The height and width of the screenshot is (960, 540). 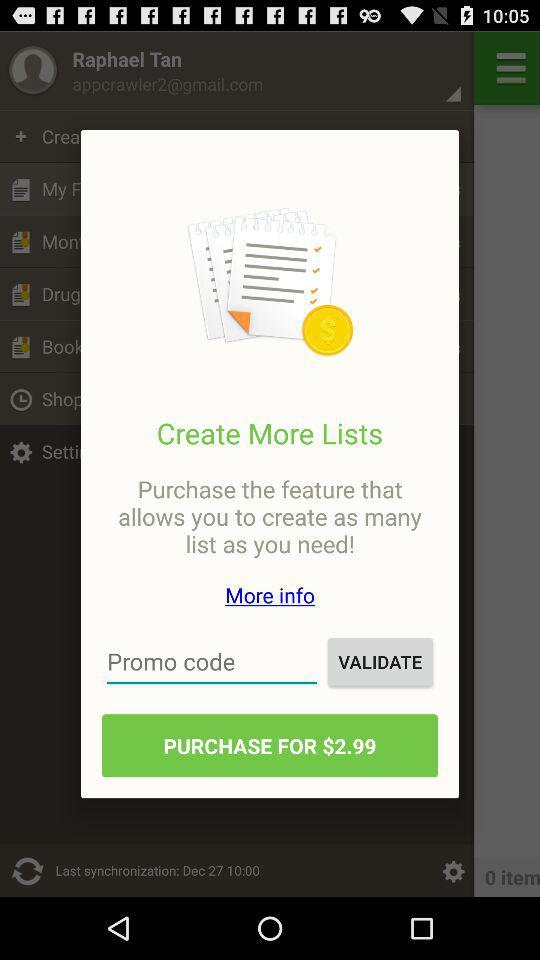 I want to click on item below purchase the feature icon, so click(x=270, y=595).